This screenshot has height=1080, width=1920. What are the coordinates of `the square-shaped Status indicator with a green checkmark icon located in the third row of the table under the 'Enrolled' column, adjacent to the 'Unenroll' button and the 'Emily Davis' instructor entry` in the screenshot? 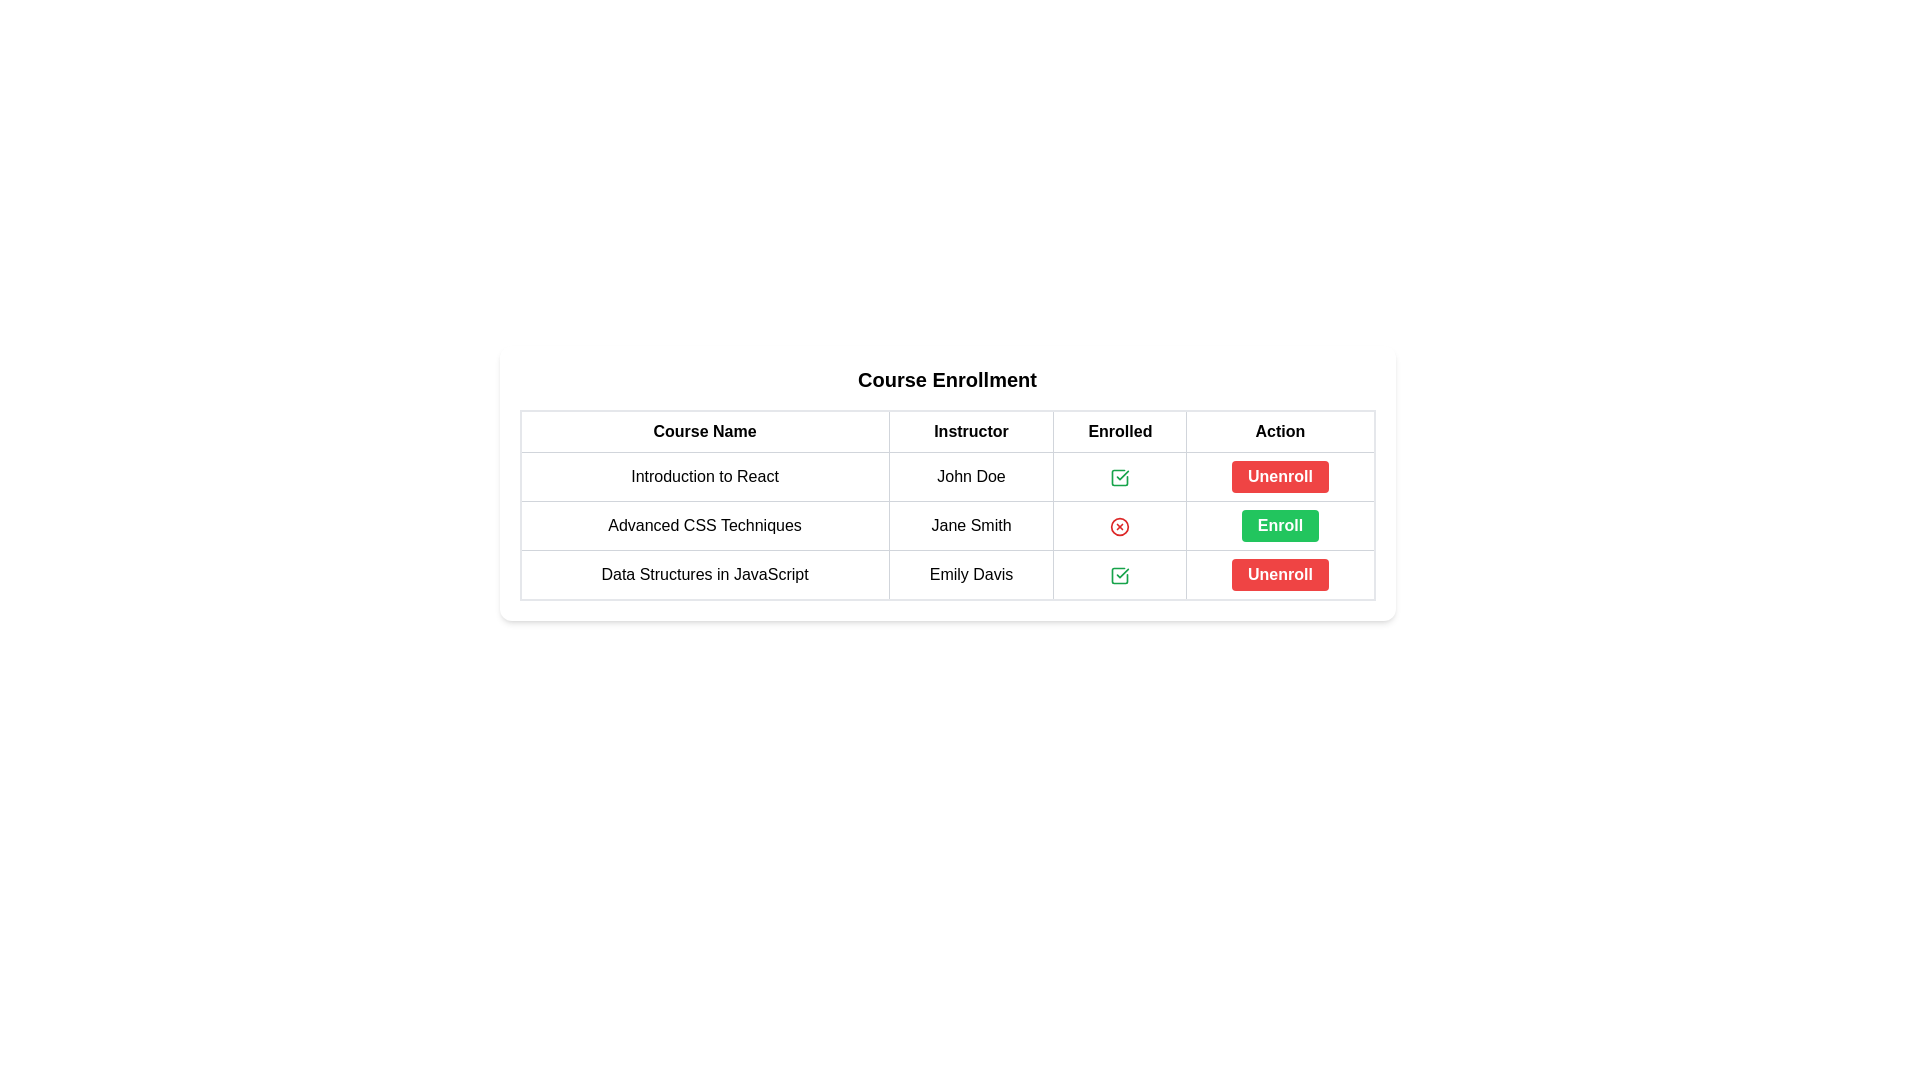 It's located at (1120, 575).